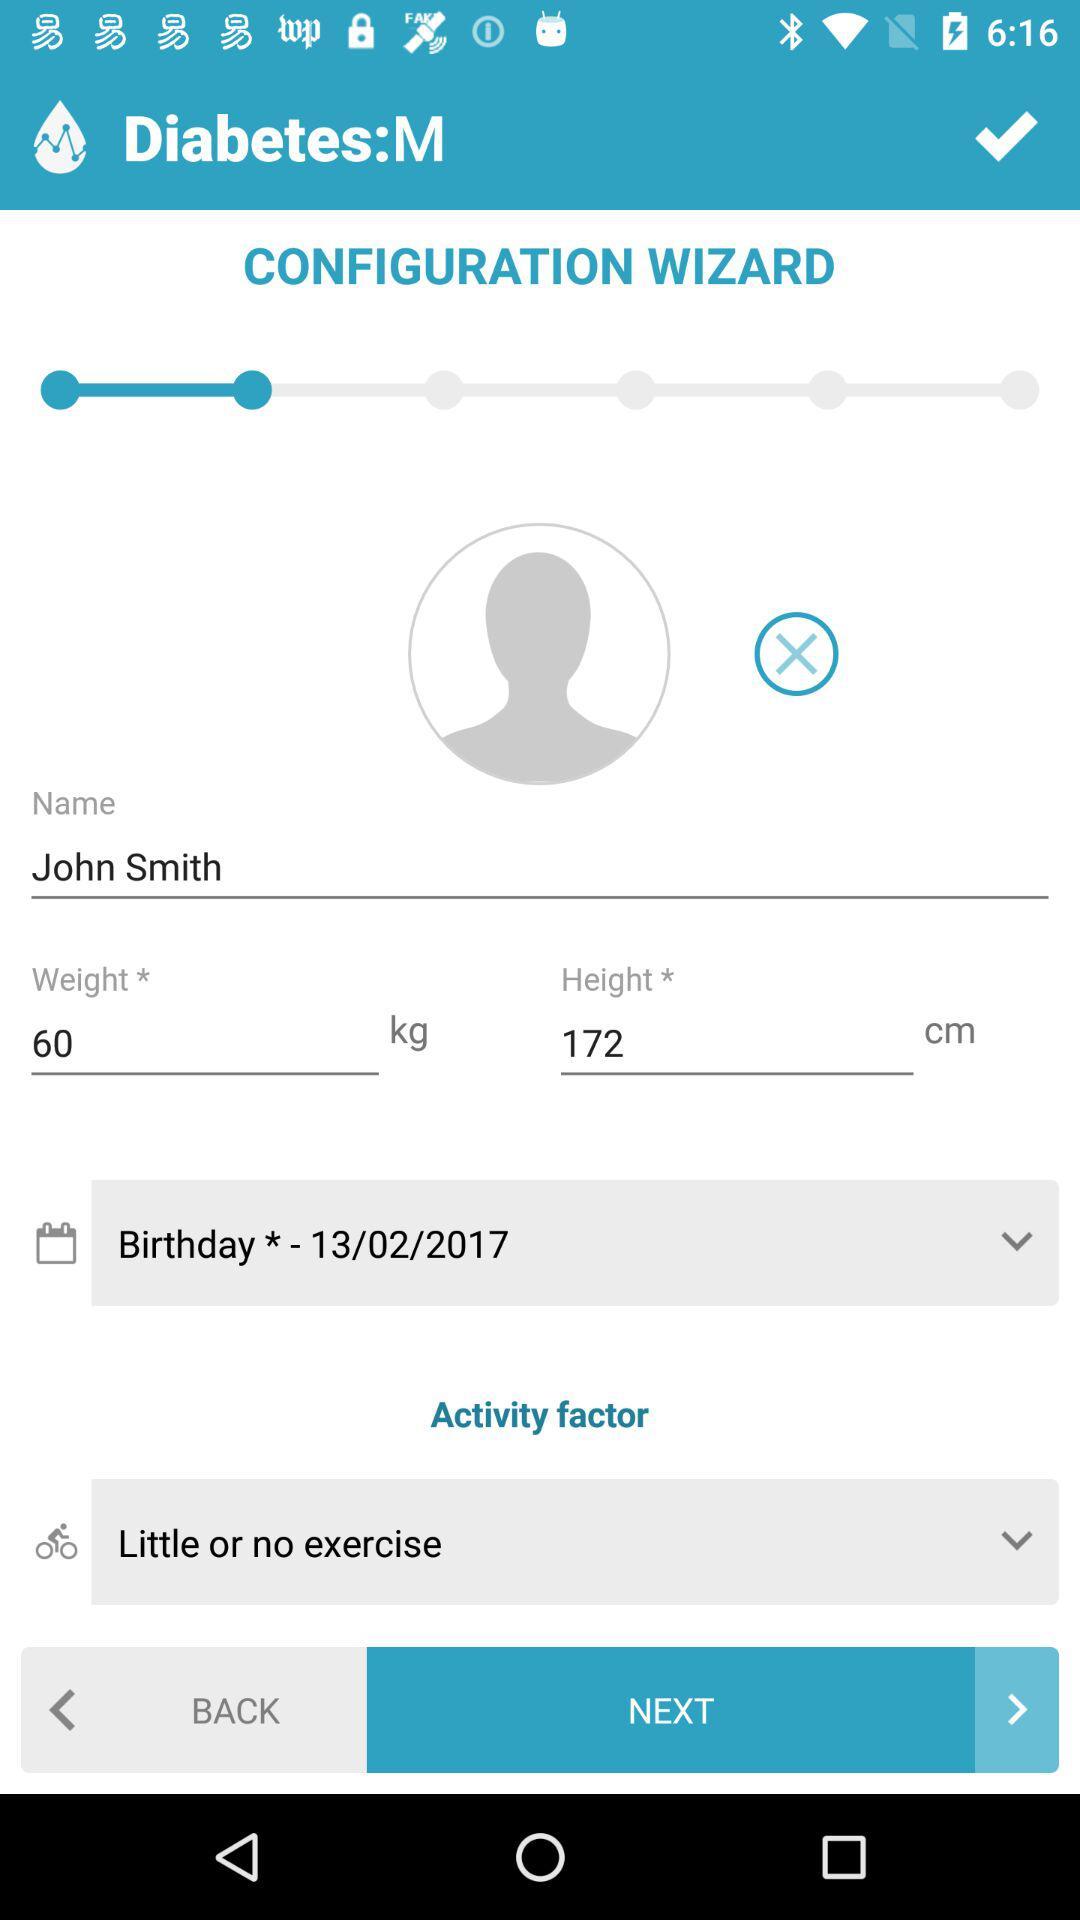 This screenshot has height=1920, width=1080. I want to click on button, so click(795, 653).